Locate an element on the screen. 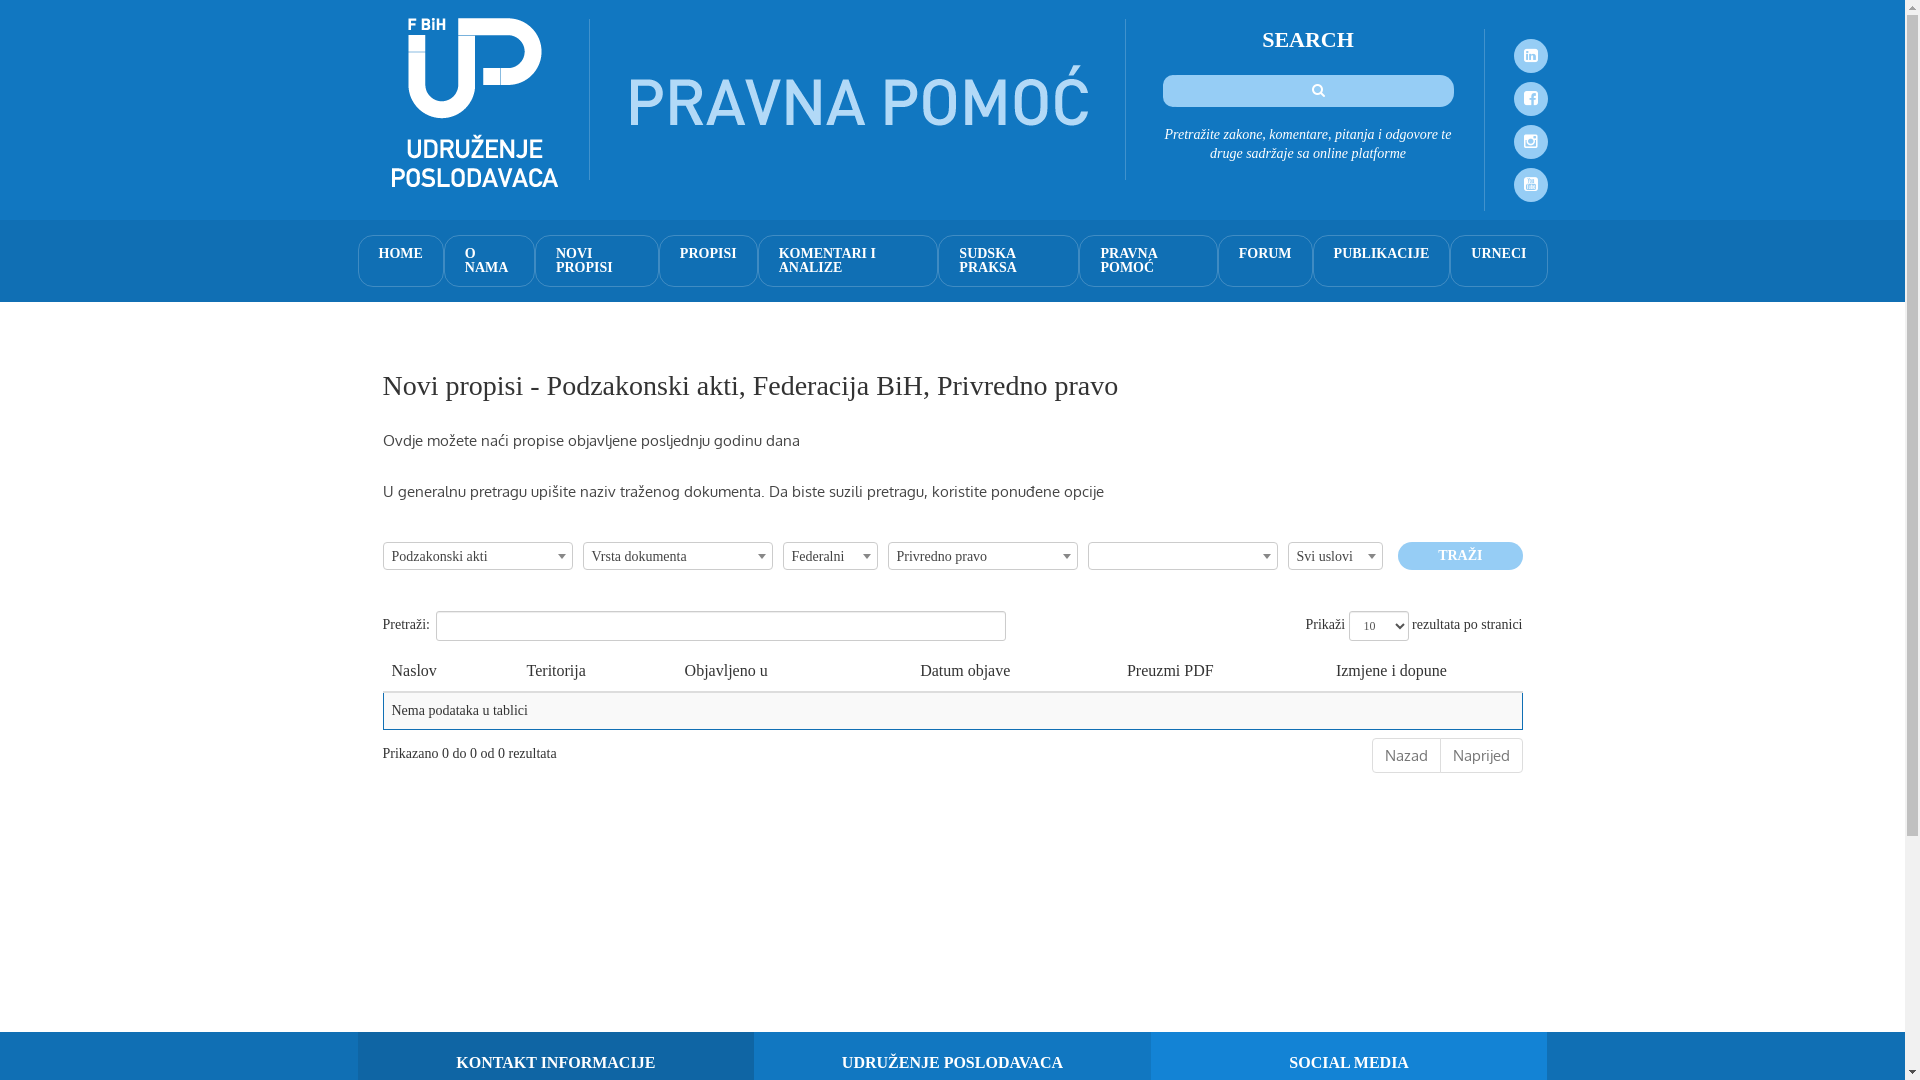 The height and width of the screenshot is (1080, 1920). 'Naprijed' is located at coordinates (1481, 755).